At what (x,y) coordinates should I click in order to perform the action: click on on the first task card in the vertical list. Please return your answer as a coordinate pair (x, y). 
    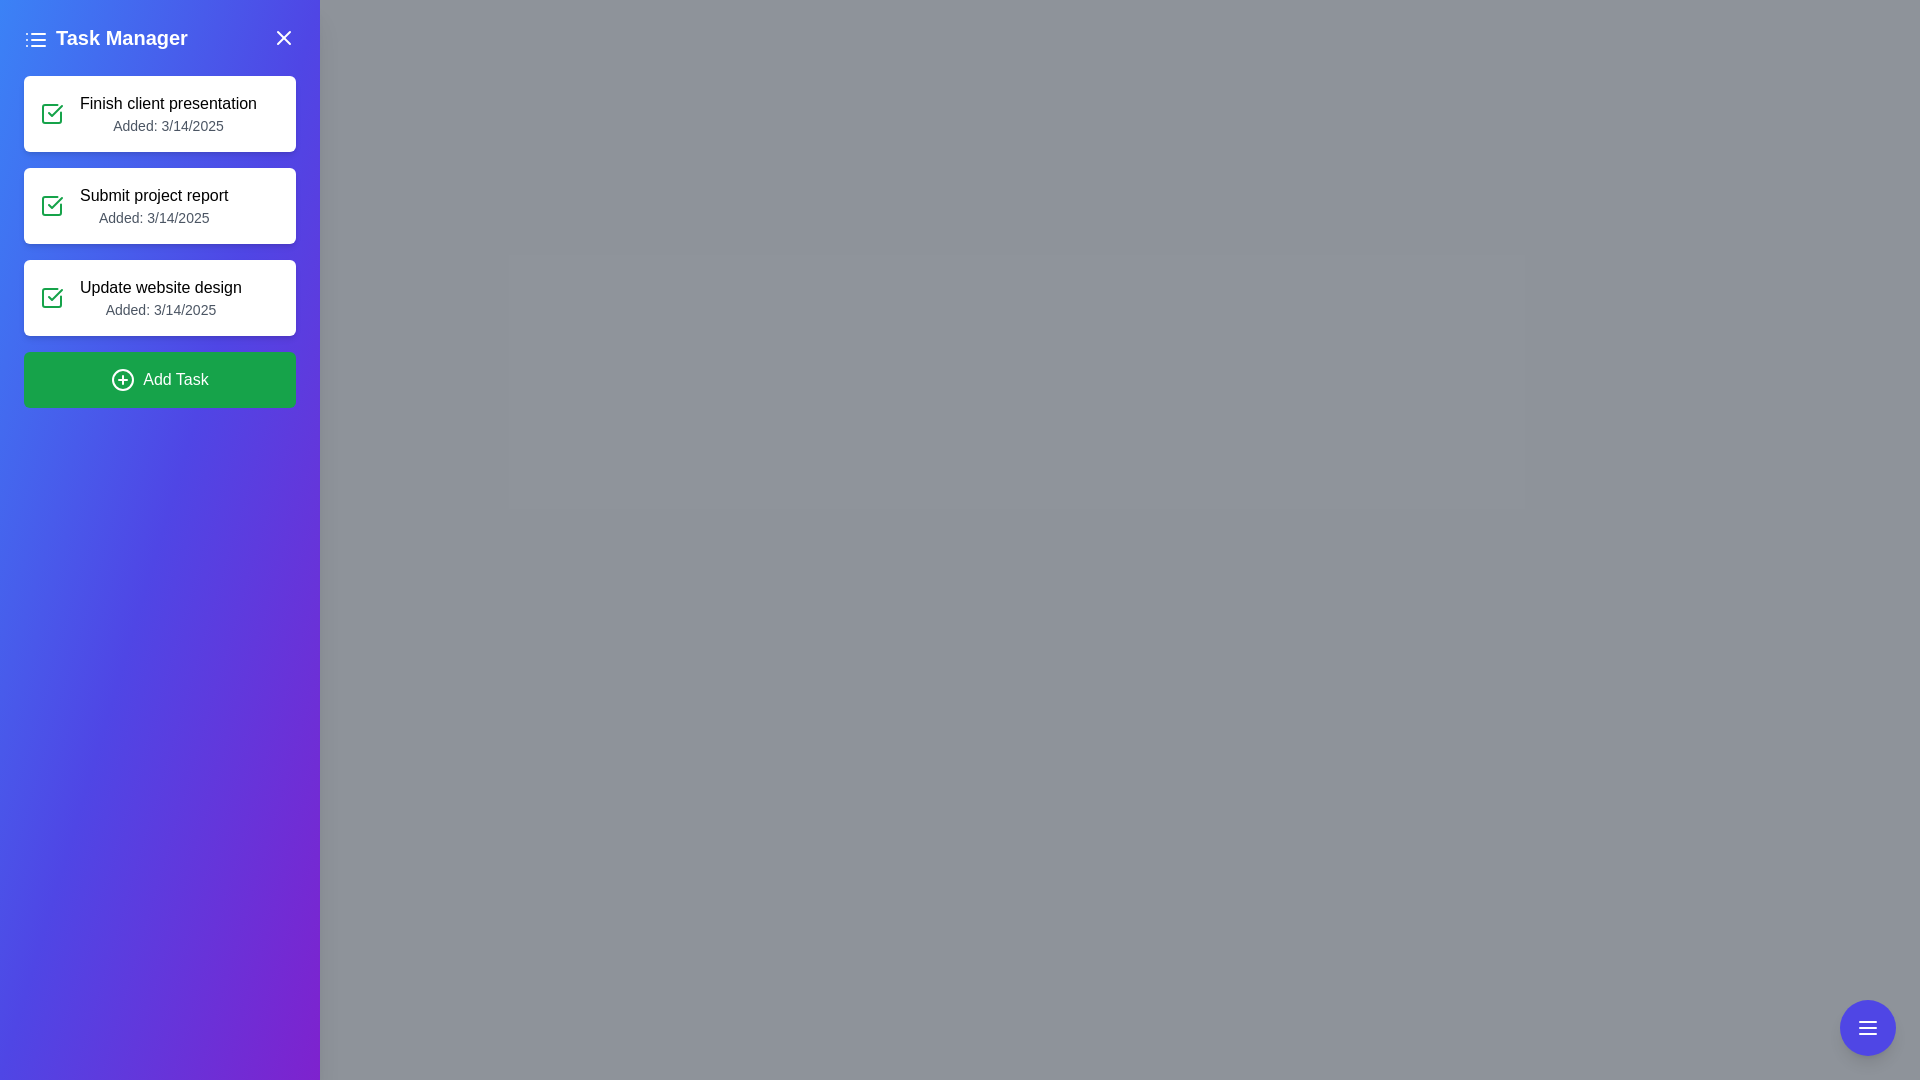
    Looking at the image, I should click on (158, 114).